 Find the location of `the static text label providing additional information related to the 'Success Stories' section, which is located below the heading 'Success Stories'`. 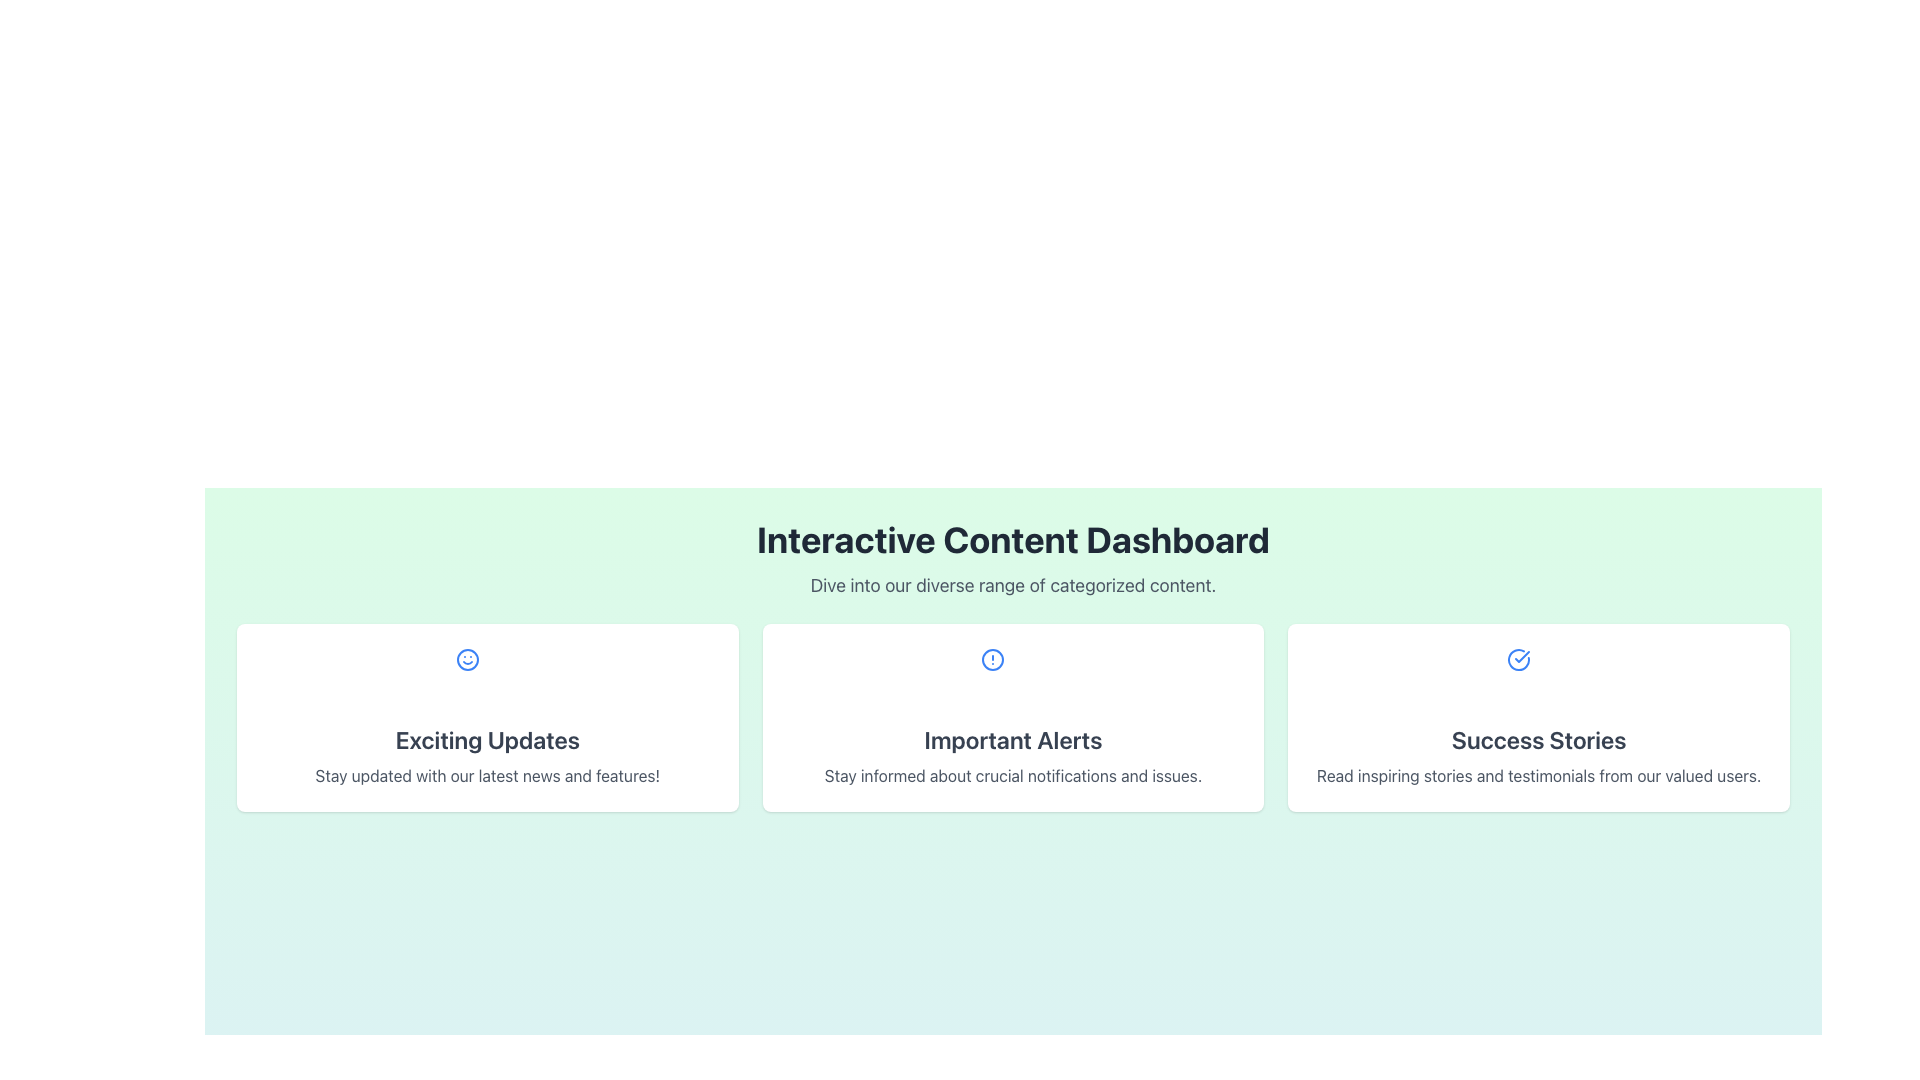

the static text label providing additional information related to the 'Success Stories' section, which is located below the heading 'Success Stories' is located at coordinates (1538, 774).